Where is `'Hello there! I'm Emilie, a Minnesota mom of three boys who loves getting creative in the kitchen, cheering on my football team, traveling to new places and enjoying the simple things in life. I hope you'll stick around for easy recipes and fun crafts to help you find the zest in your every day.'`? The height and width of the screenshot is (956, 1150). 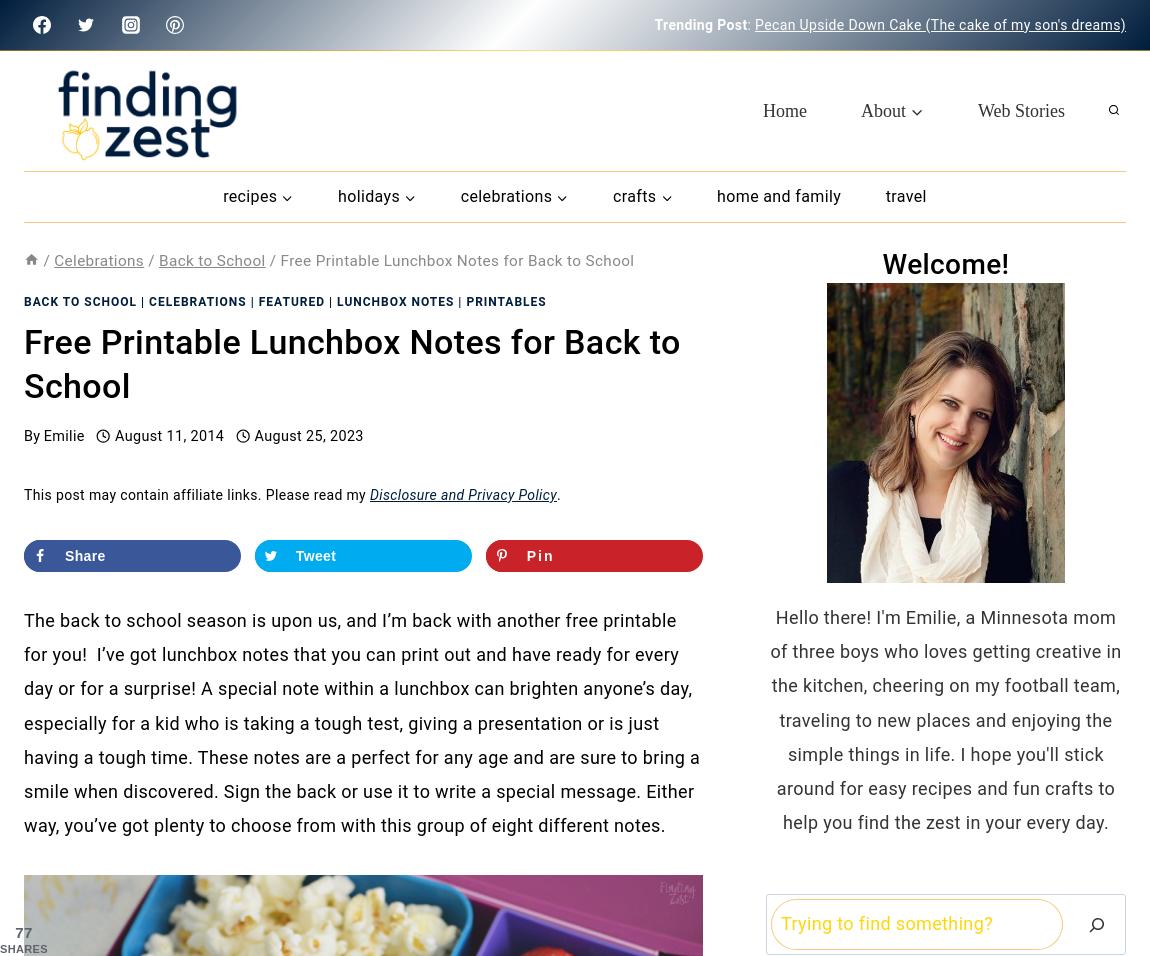 'Hello there! I'm Emilie, a Minnesota mom of three boys who loves getting creative in the kitchen, cheering on my football team, traveling to new places and enjoying the simple things in life. I hope you'll stick around for easy recipes and fun crafts to help you find the zest in your every day.' is located at coordinates (945, 718).